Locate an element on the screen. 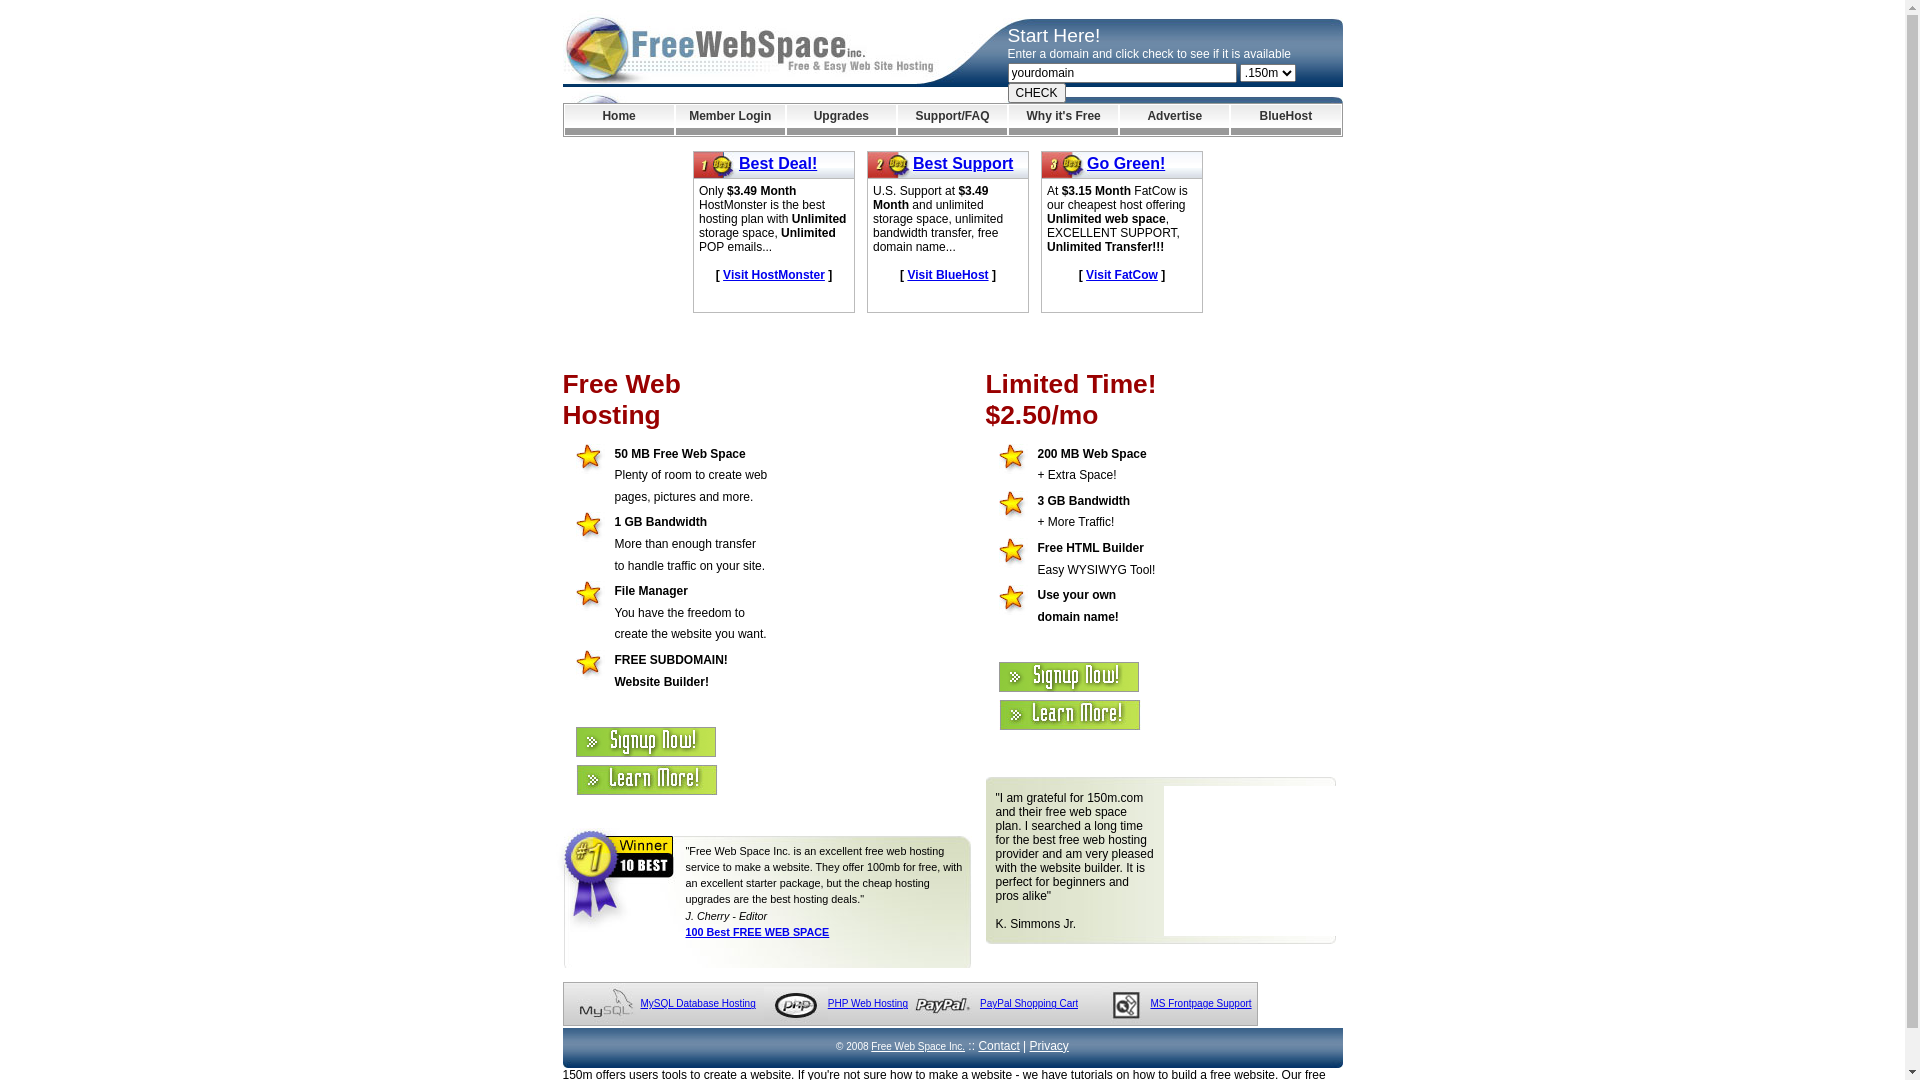  'PayPal Shopping Cart' is located at coordinates (979, 1003).